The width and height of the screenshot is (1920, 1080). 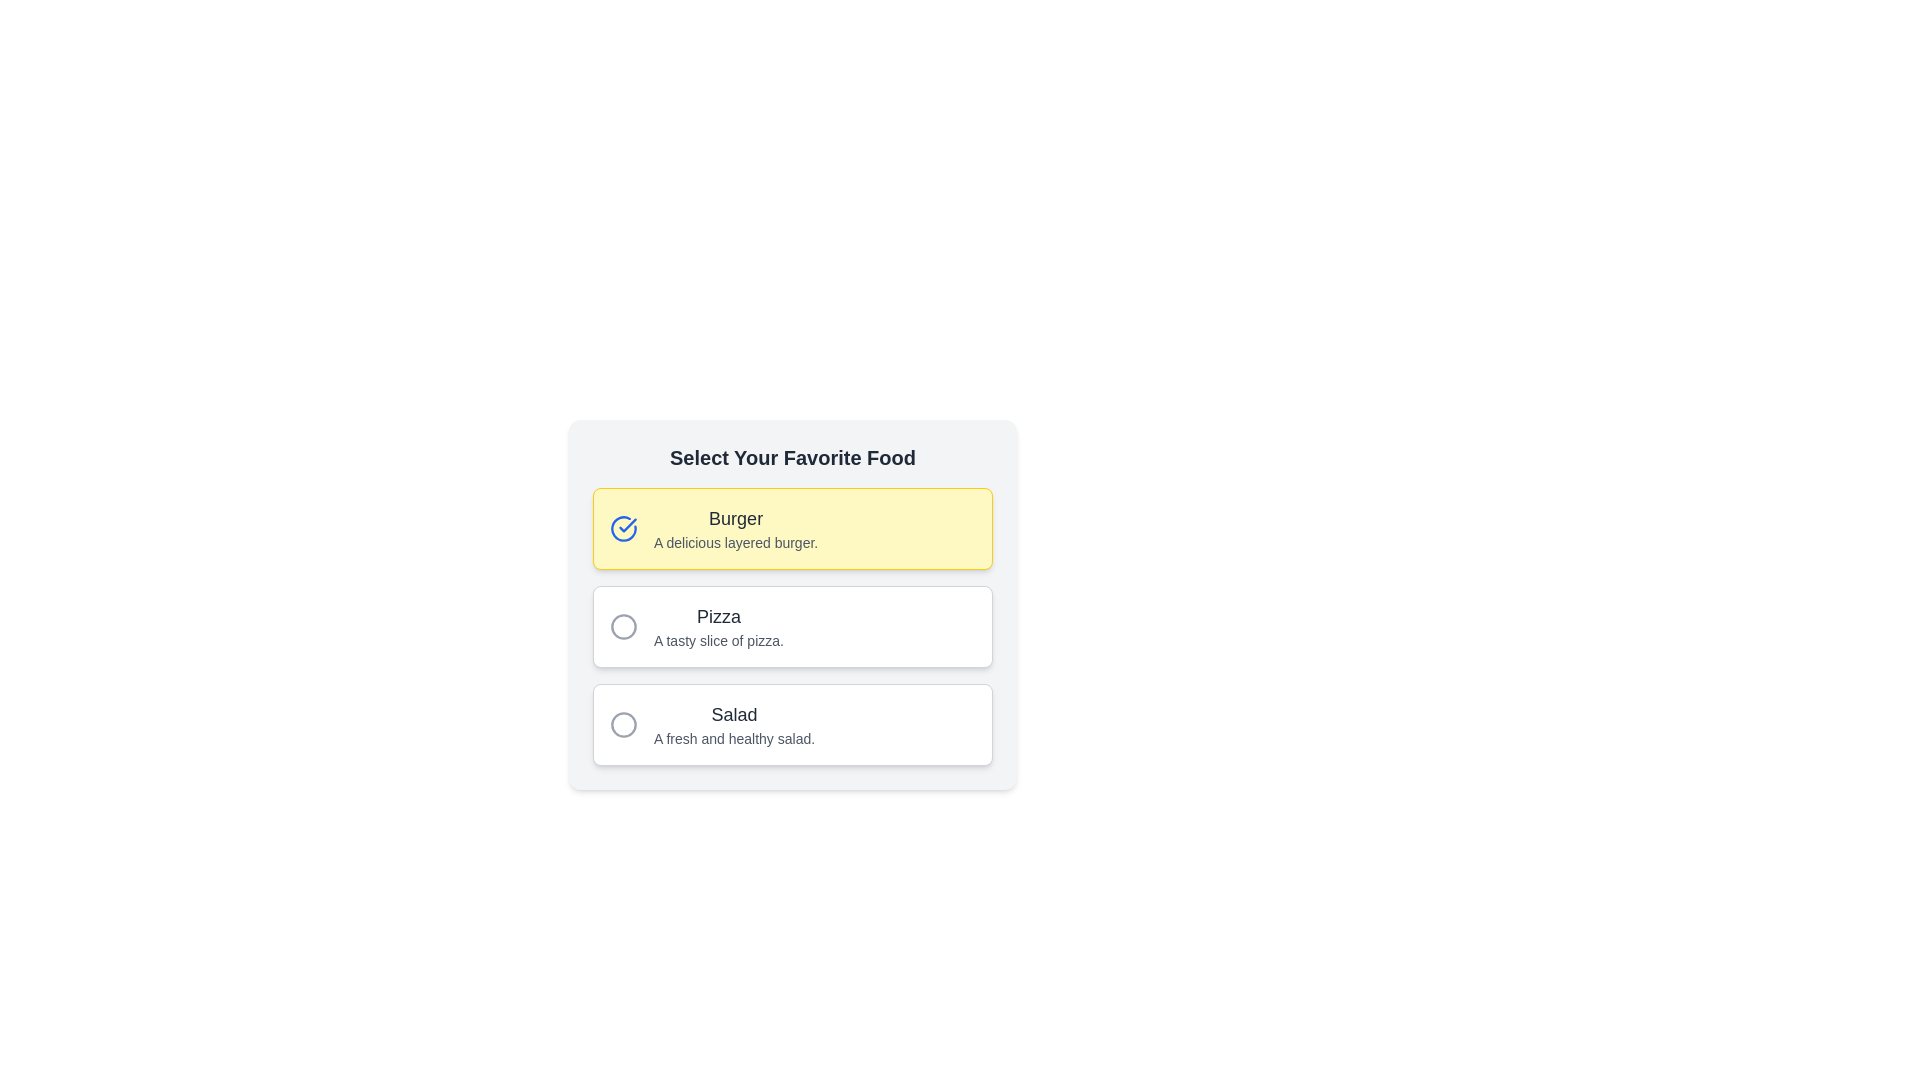 What do you see at coordinates (735, 518) in the screenshot?
I see `the bold, medium-sized text reading 'Burger' which is part of a highlighted selection, positioned at the top of three choices` at bounding box center [735, 518].